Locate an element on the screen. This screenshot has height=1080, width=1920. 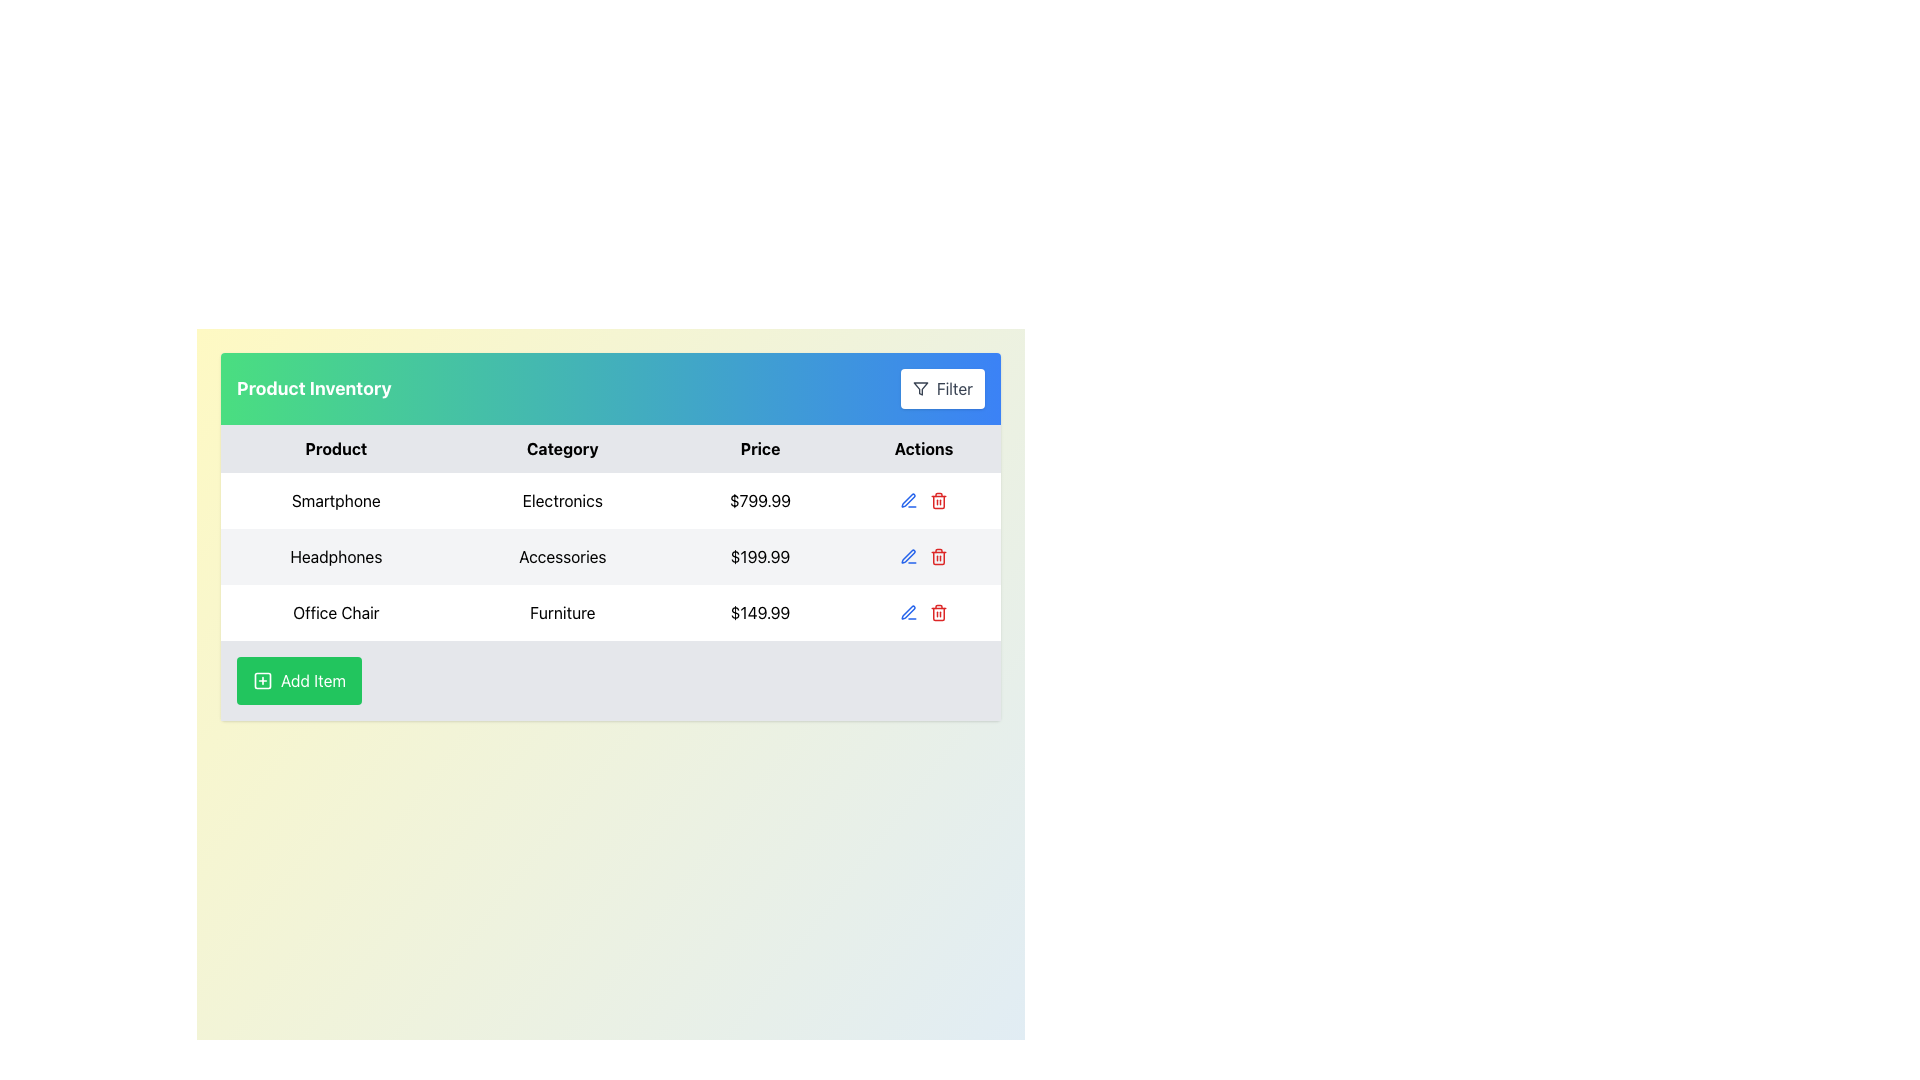
the 'Filter' button with a white background and gray text located at the top-right corner of the section is located at coordinates (941, 389).